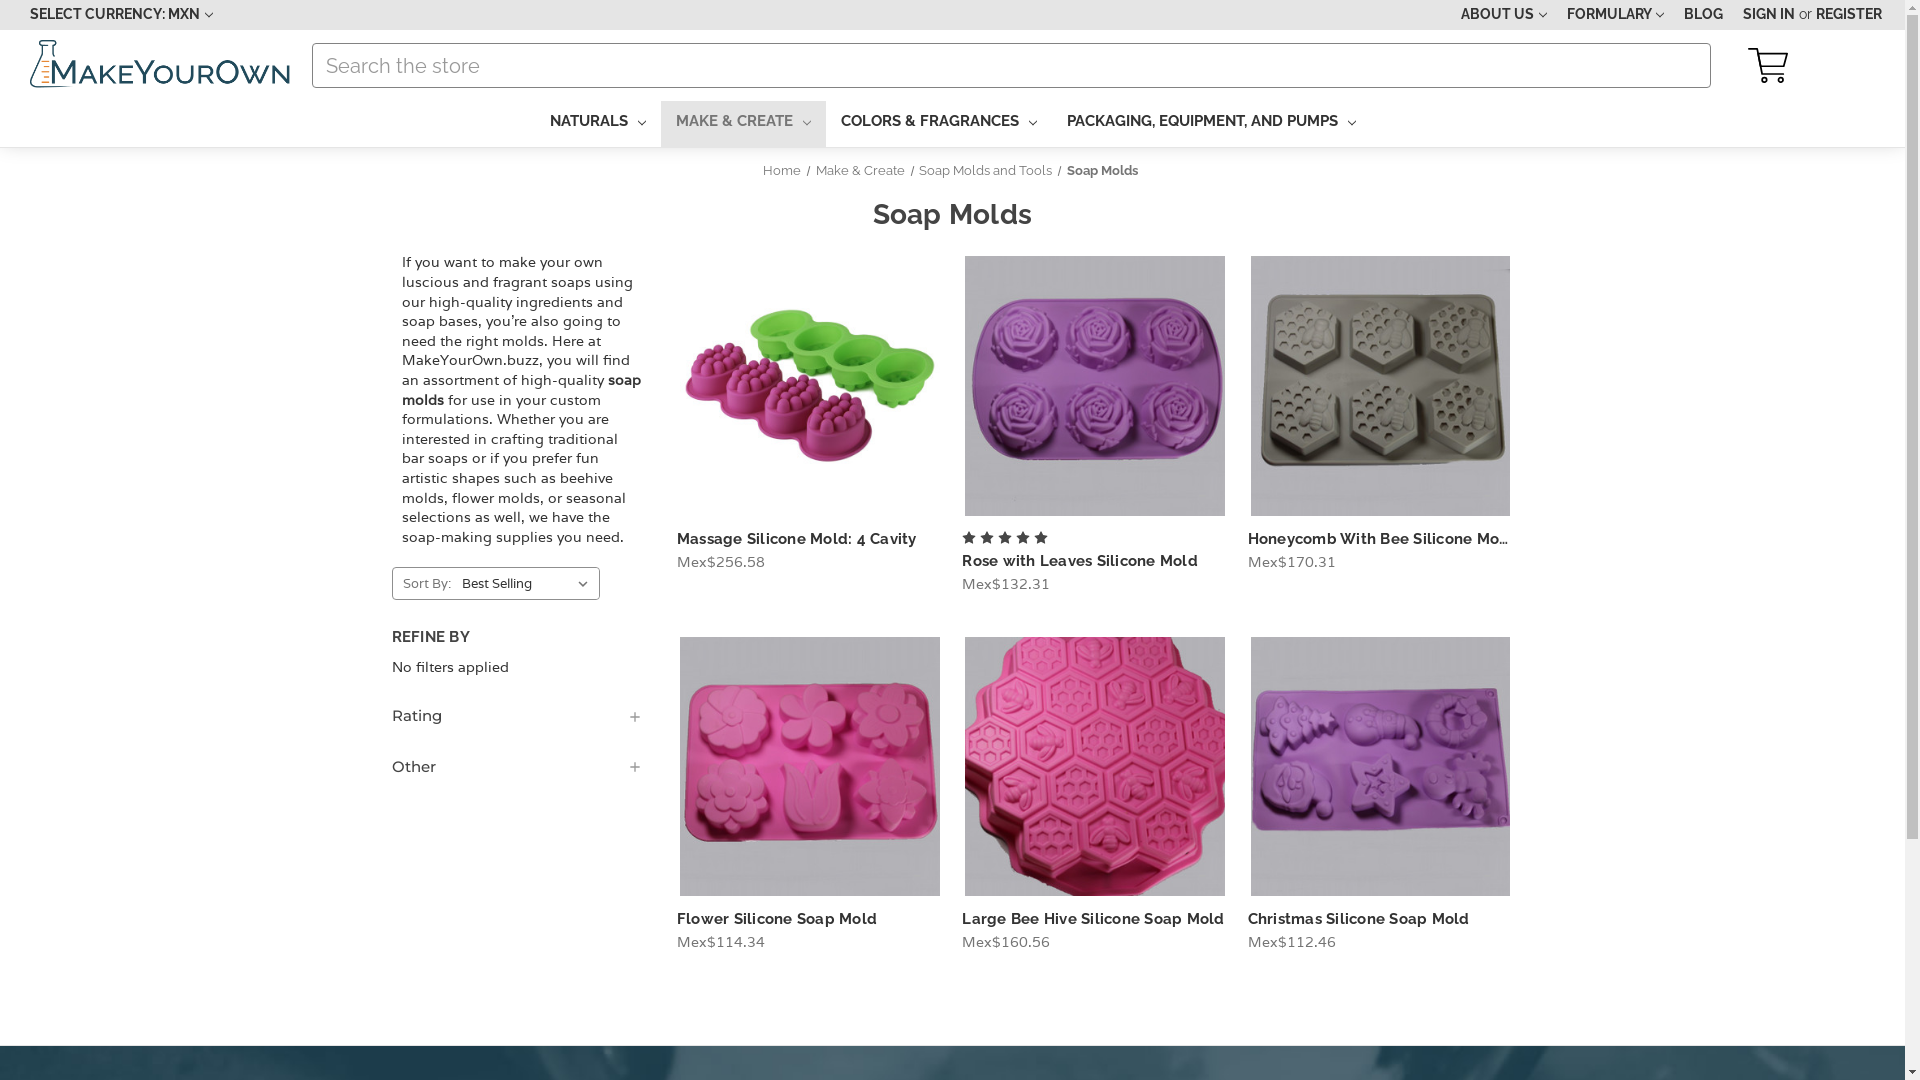 The image size is (1920, 1080). What do you see at coordinates (680, 766) in the screenshot?
I see `'Flower Silicone Soap Mold Outside'` at bounding box center [680, 766].